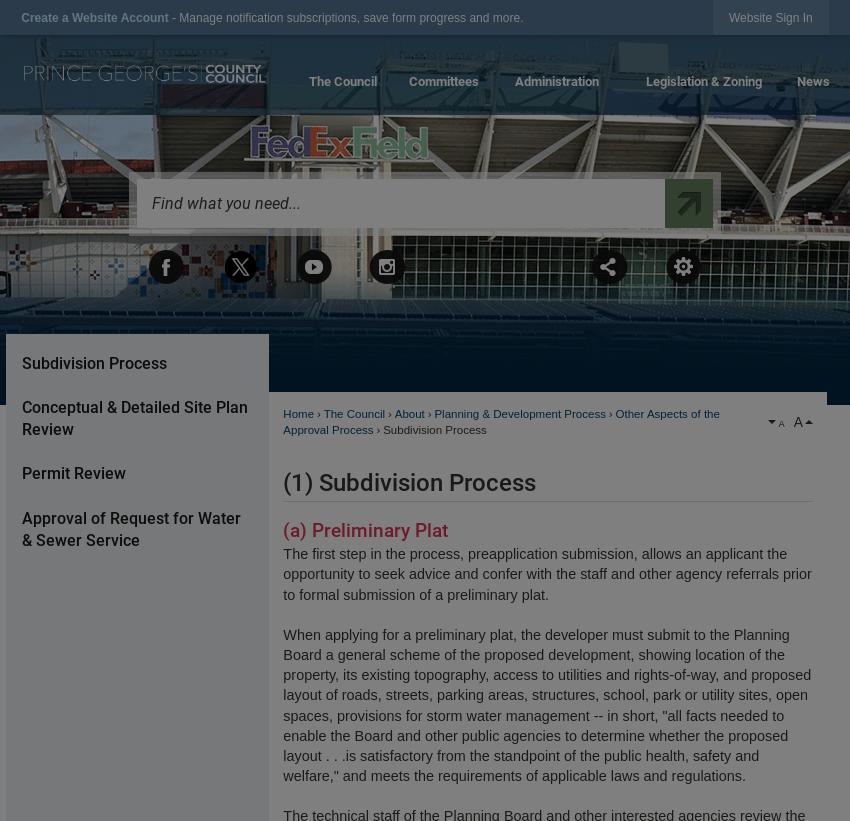 Image resolution: width=850 pixels, height=821 pixels. I want to click on 'Conceptual & Detailed Site Plan Review', so click(133, 417).